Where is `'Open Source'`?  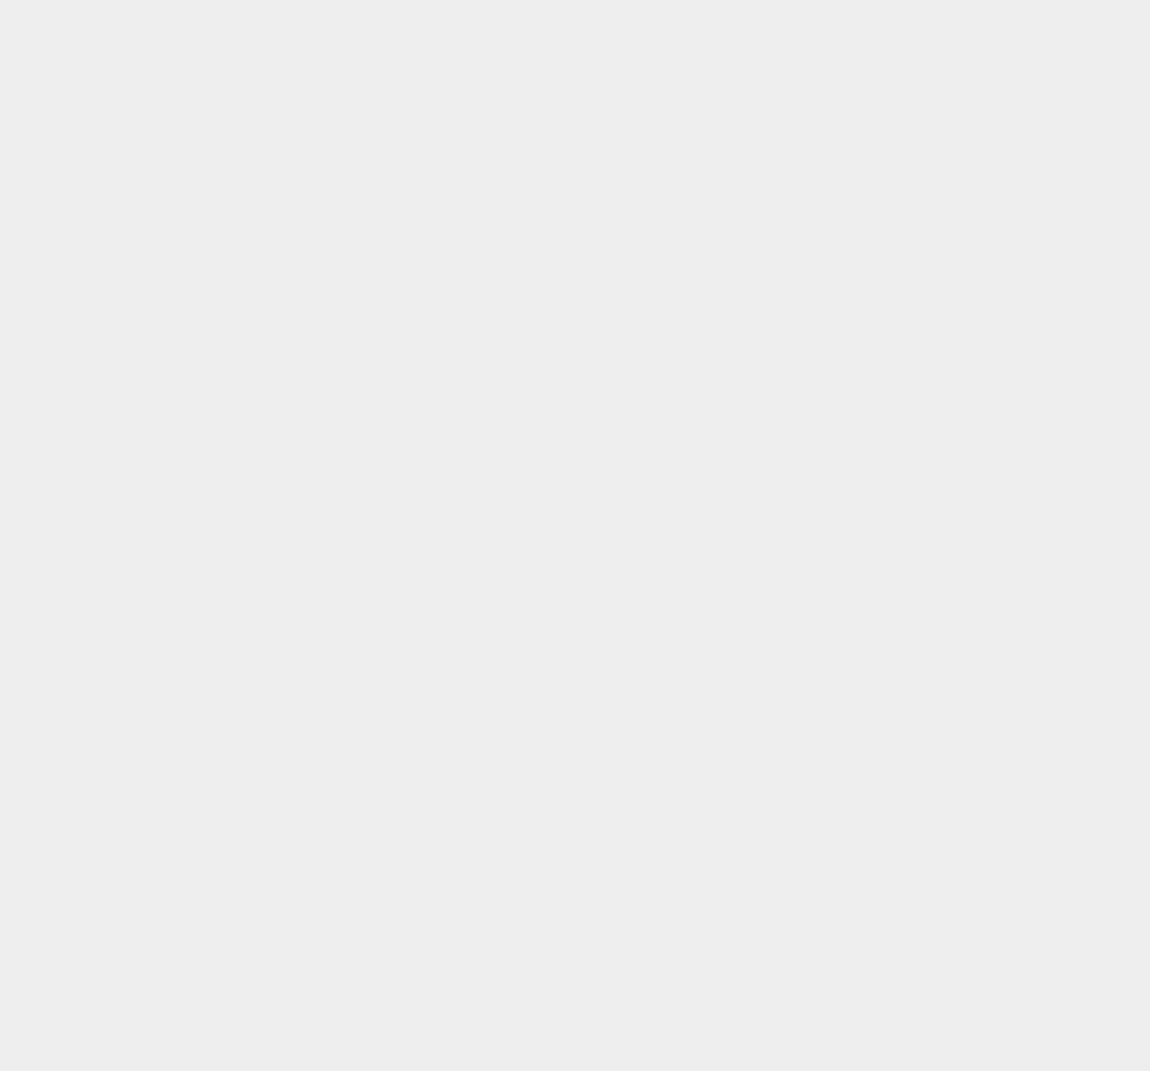 'Open Source' is located at coordinates (812, 237).